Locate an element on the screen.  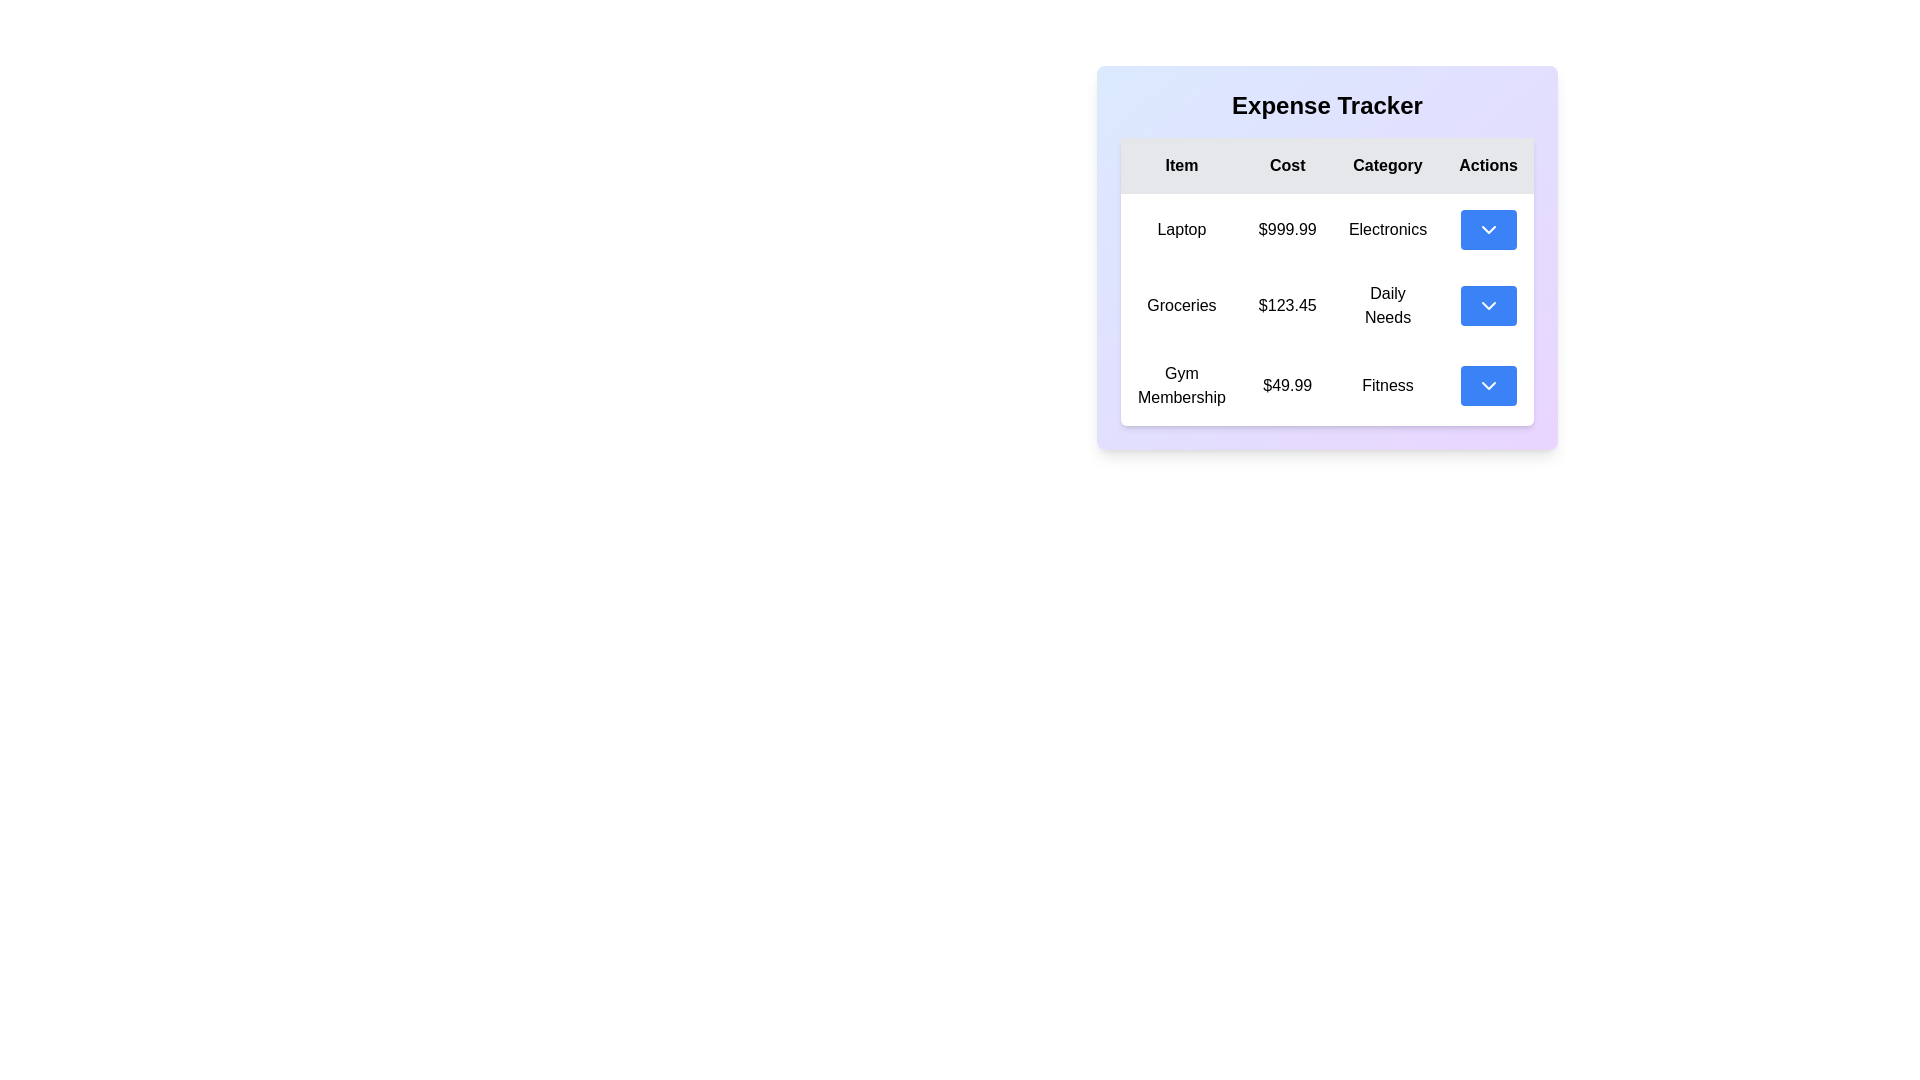
the 'Gym Membership' category tag text label located in the third row of the table under the 'Category' column is located at coordinates (1386, 385).